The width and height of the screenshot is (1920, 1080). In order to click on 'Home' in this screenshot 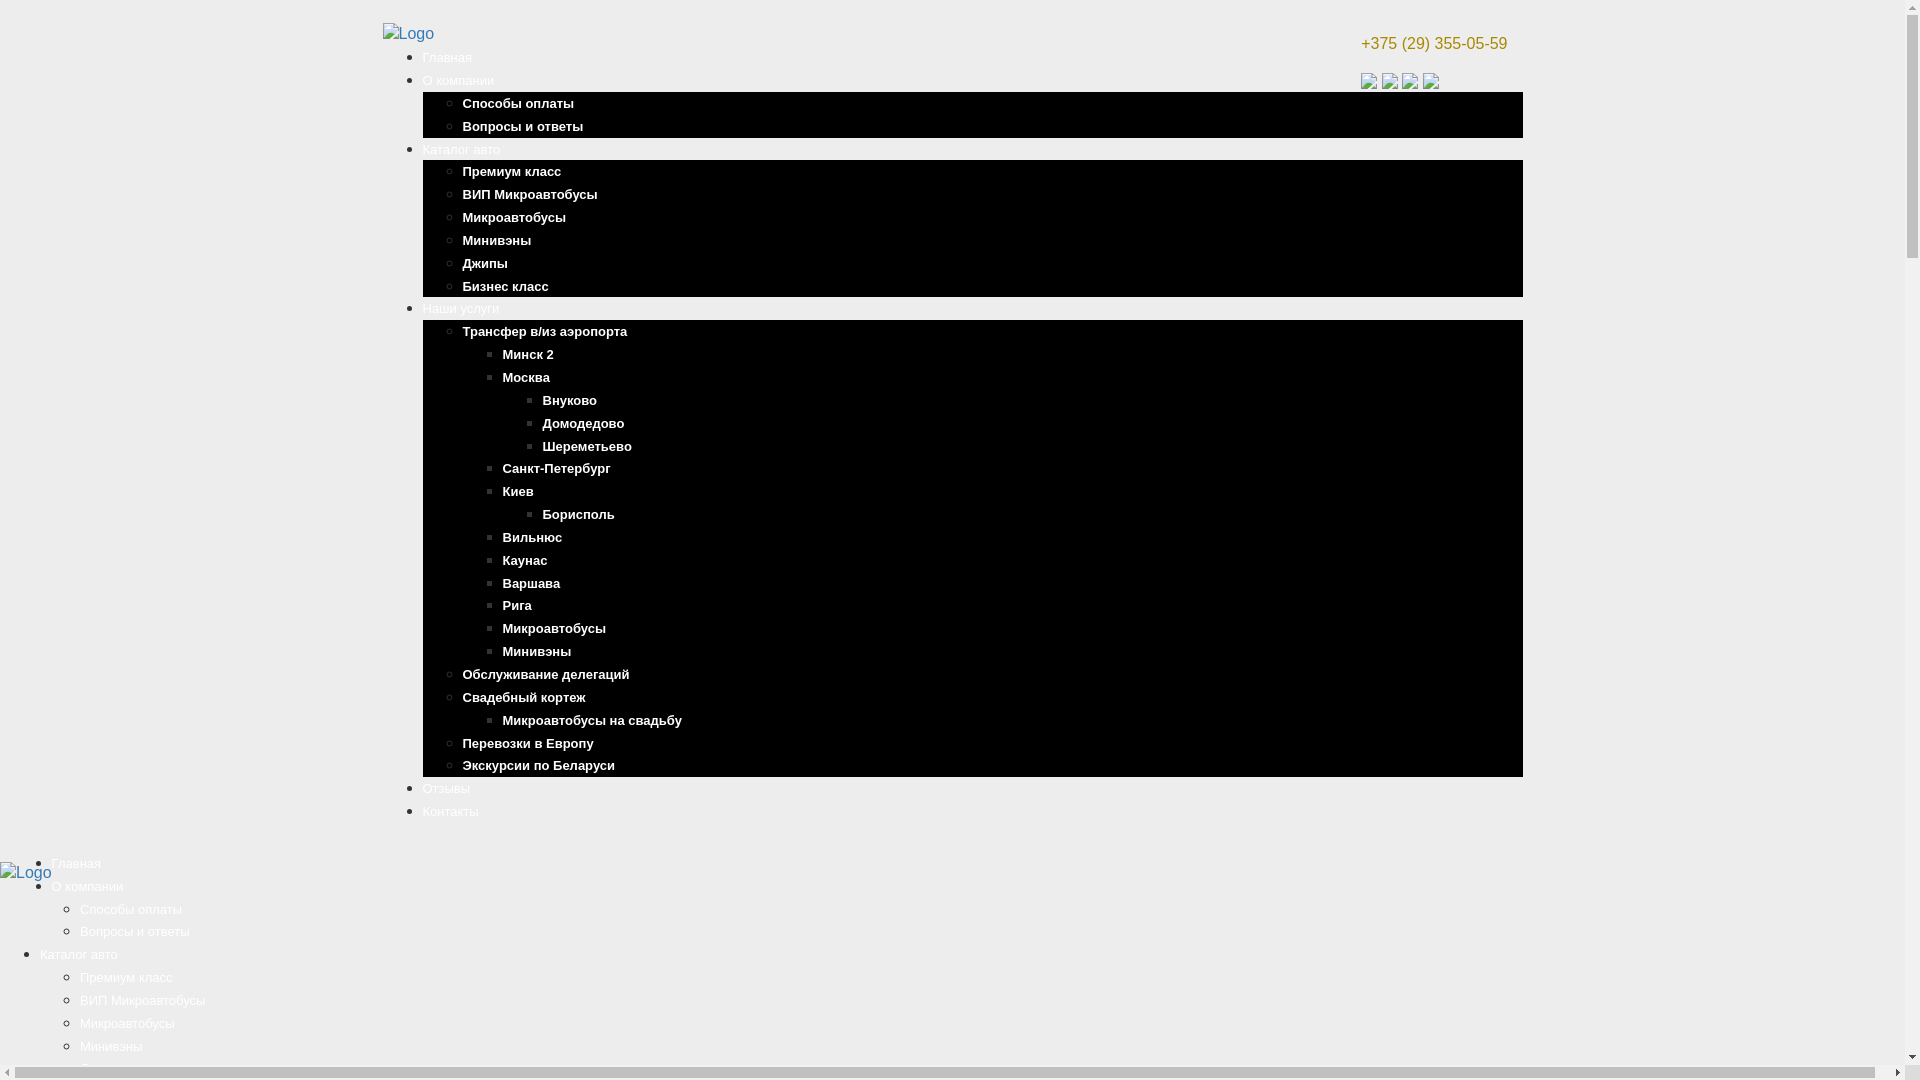, I will do `click(25, 872)`.